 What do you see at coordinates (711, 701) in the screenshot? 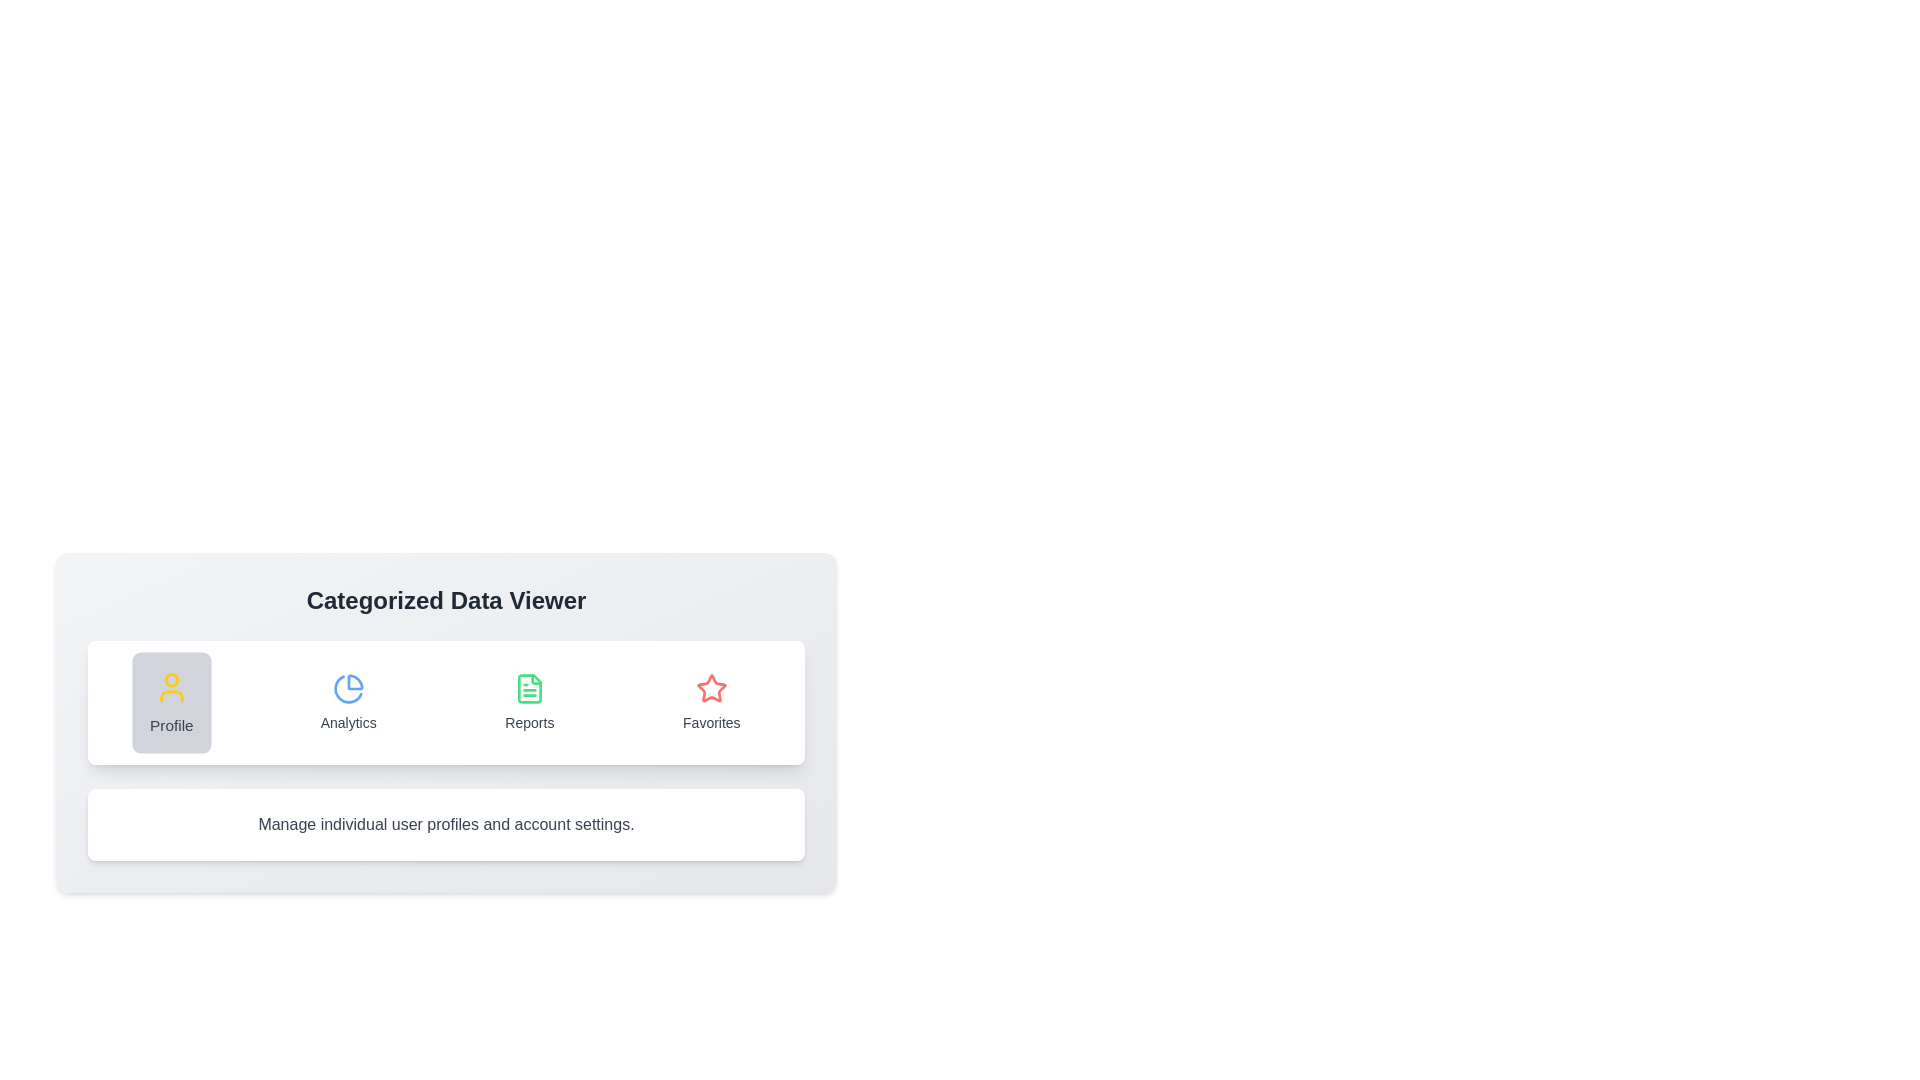
I see `the Favorites tab to view its description` at bounding box center [711, 701].